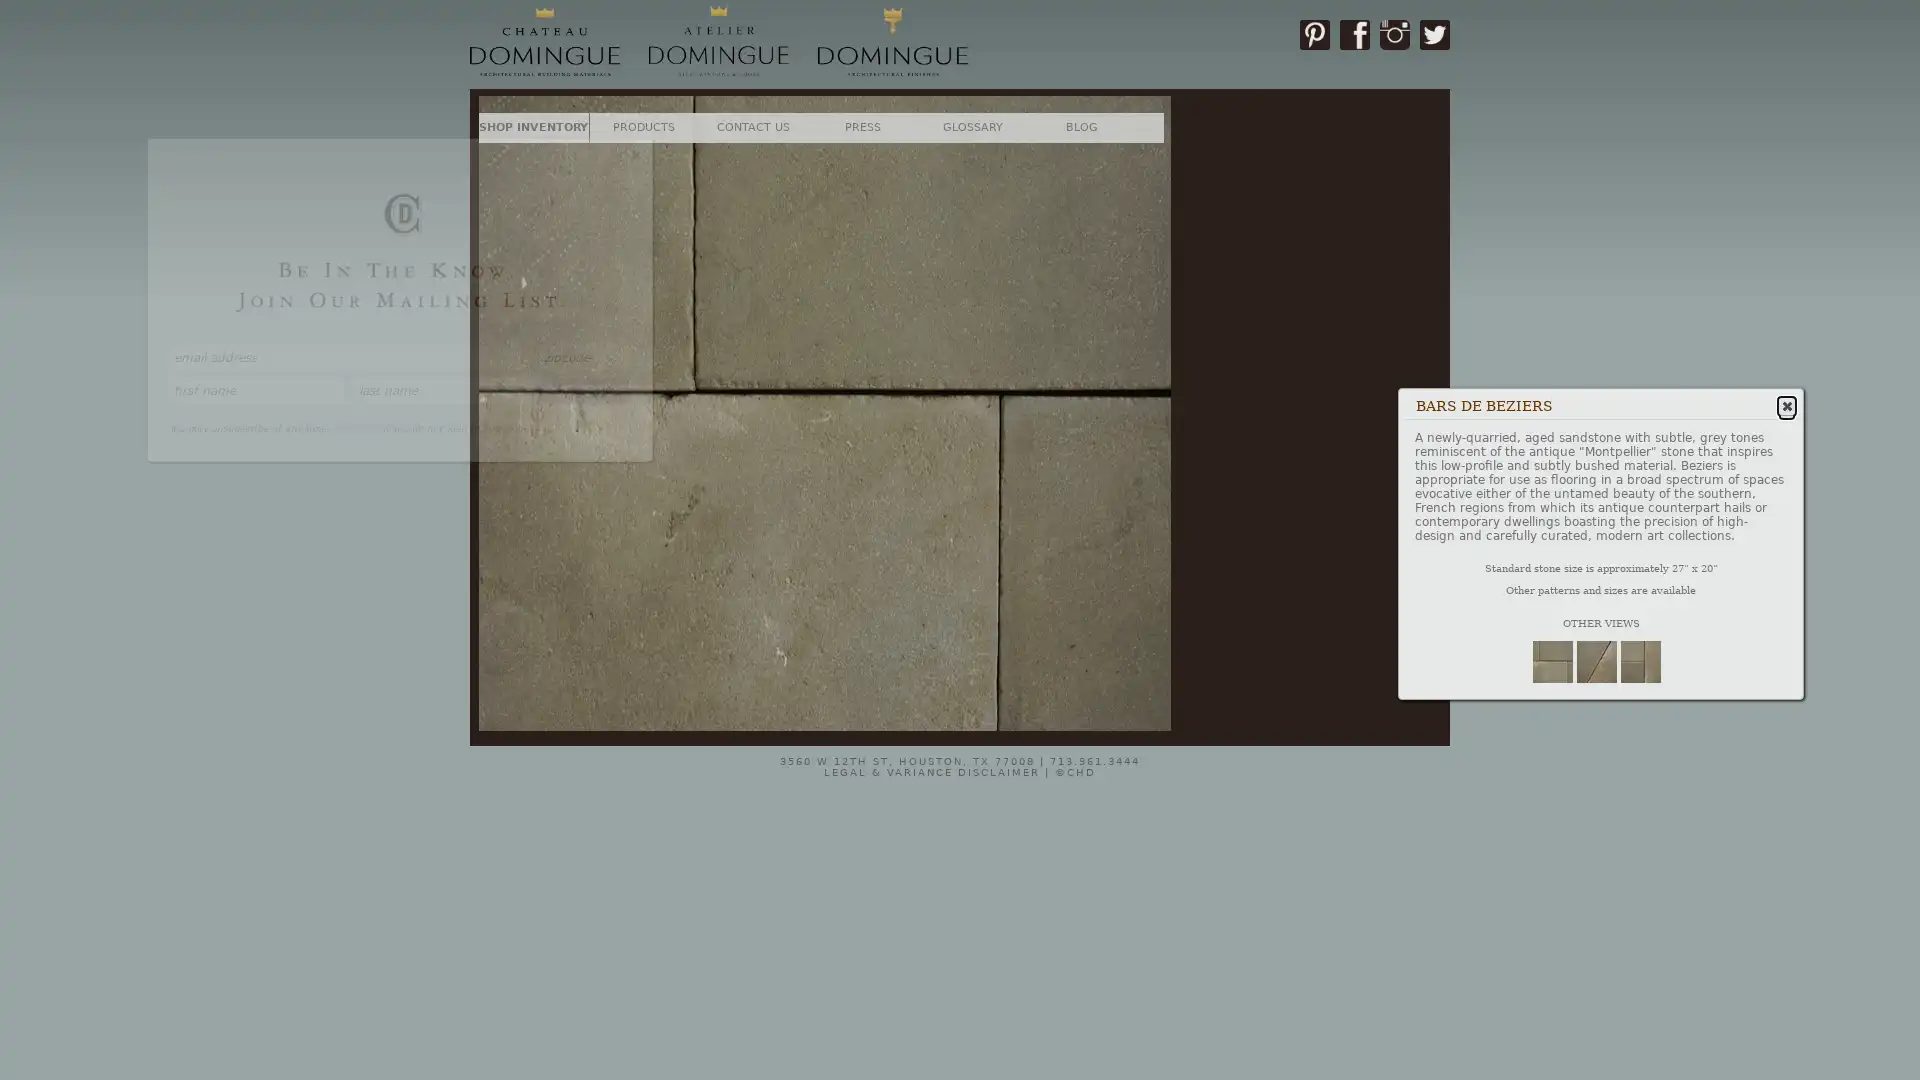  What do you see at coordinates (583, 389) in the screenshot?
I see `SUBSCRIBE` at bounding box center [583, 389].